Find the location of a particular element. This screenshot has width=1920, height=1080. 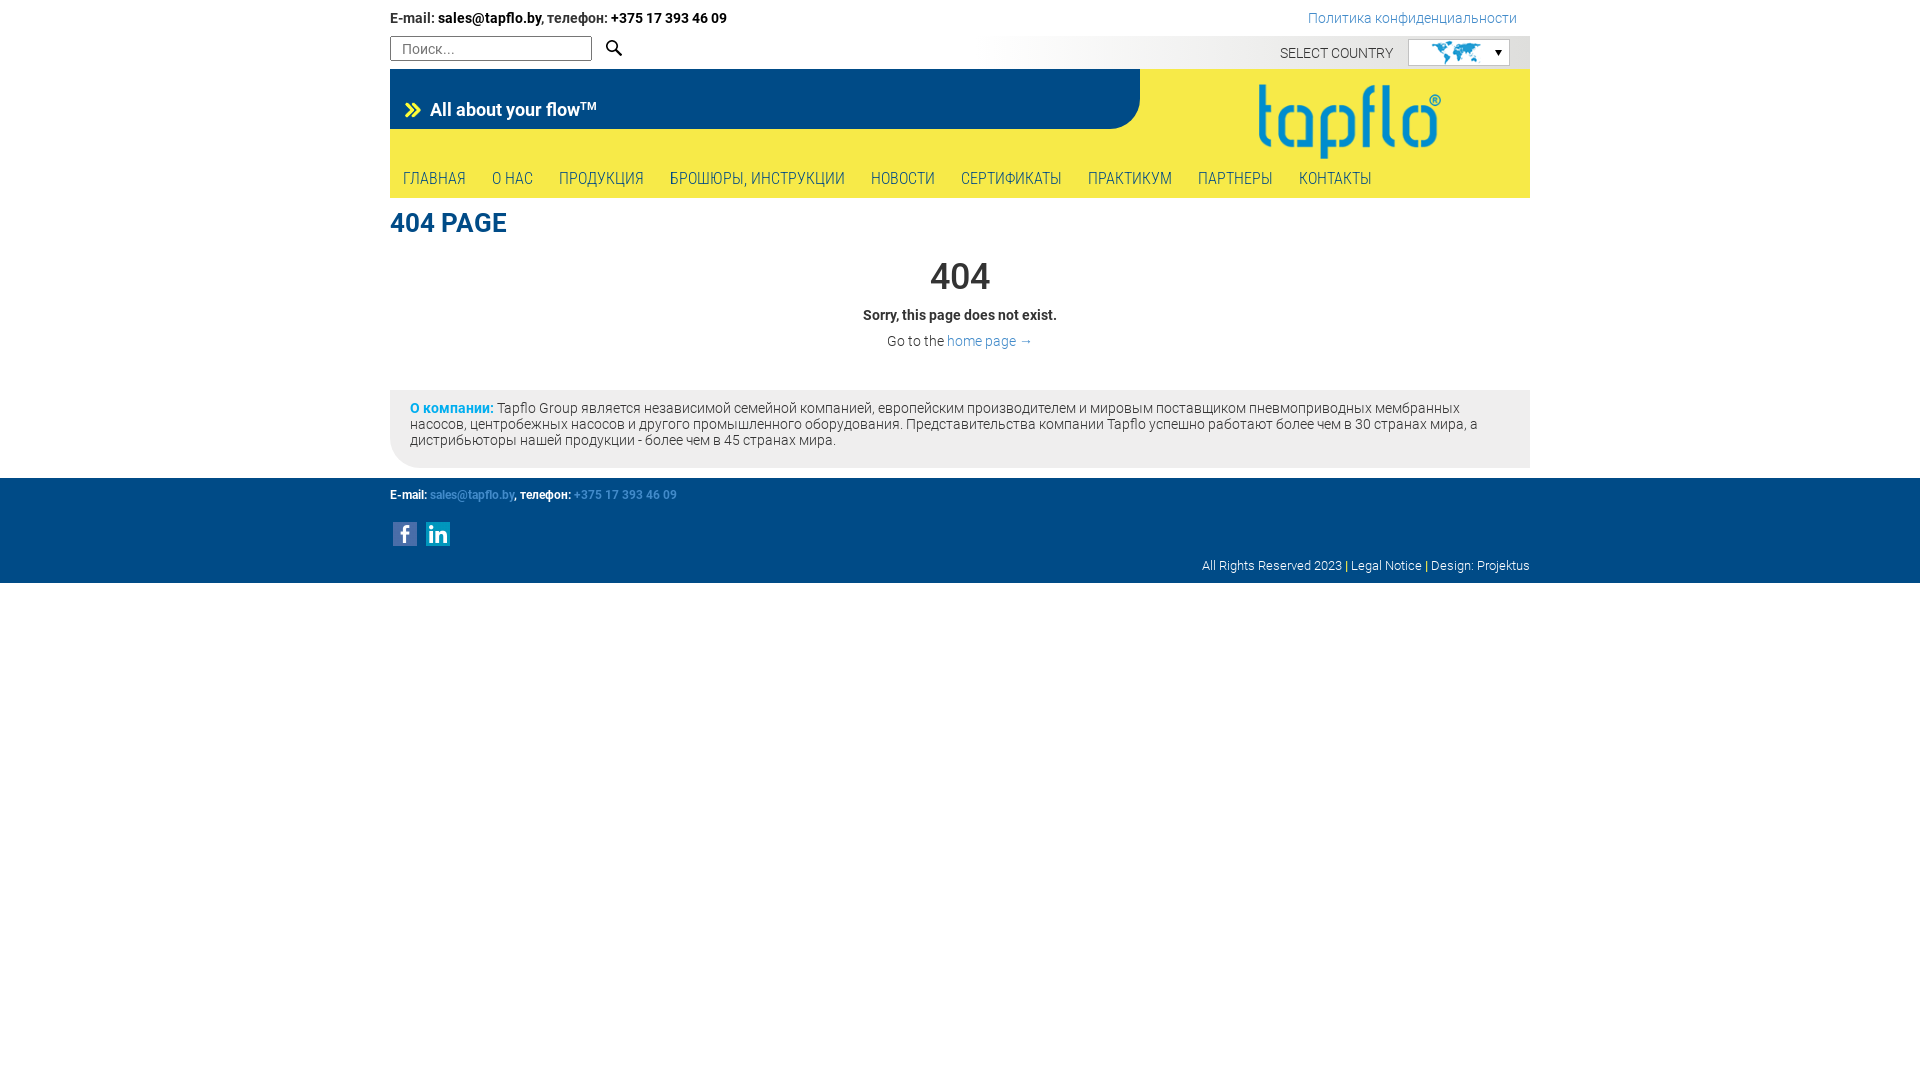

'+375 17 393 46 09' is located at coordinates (624, 494).